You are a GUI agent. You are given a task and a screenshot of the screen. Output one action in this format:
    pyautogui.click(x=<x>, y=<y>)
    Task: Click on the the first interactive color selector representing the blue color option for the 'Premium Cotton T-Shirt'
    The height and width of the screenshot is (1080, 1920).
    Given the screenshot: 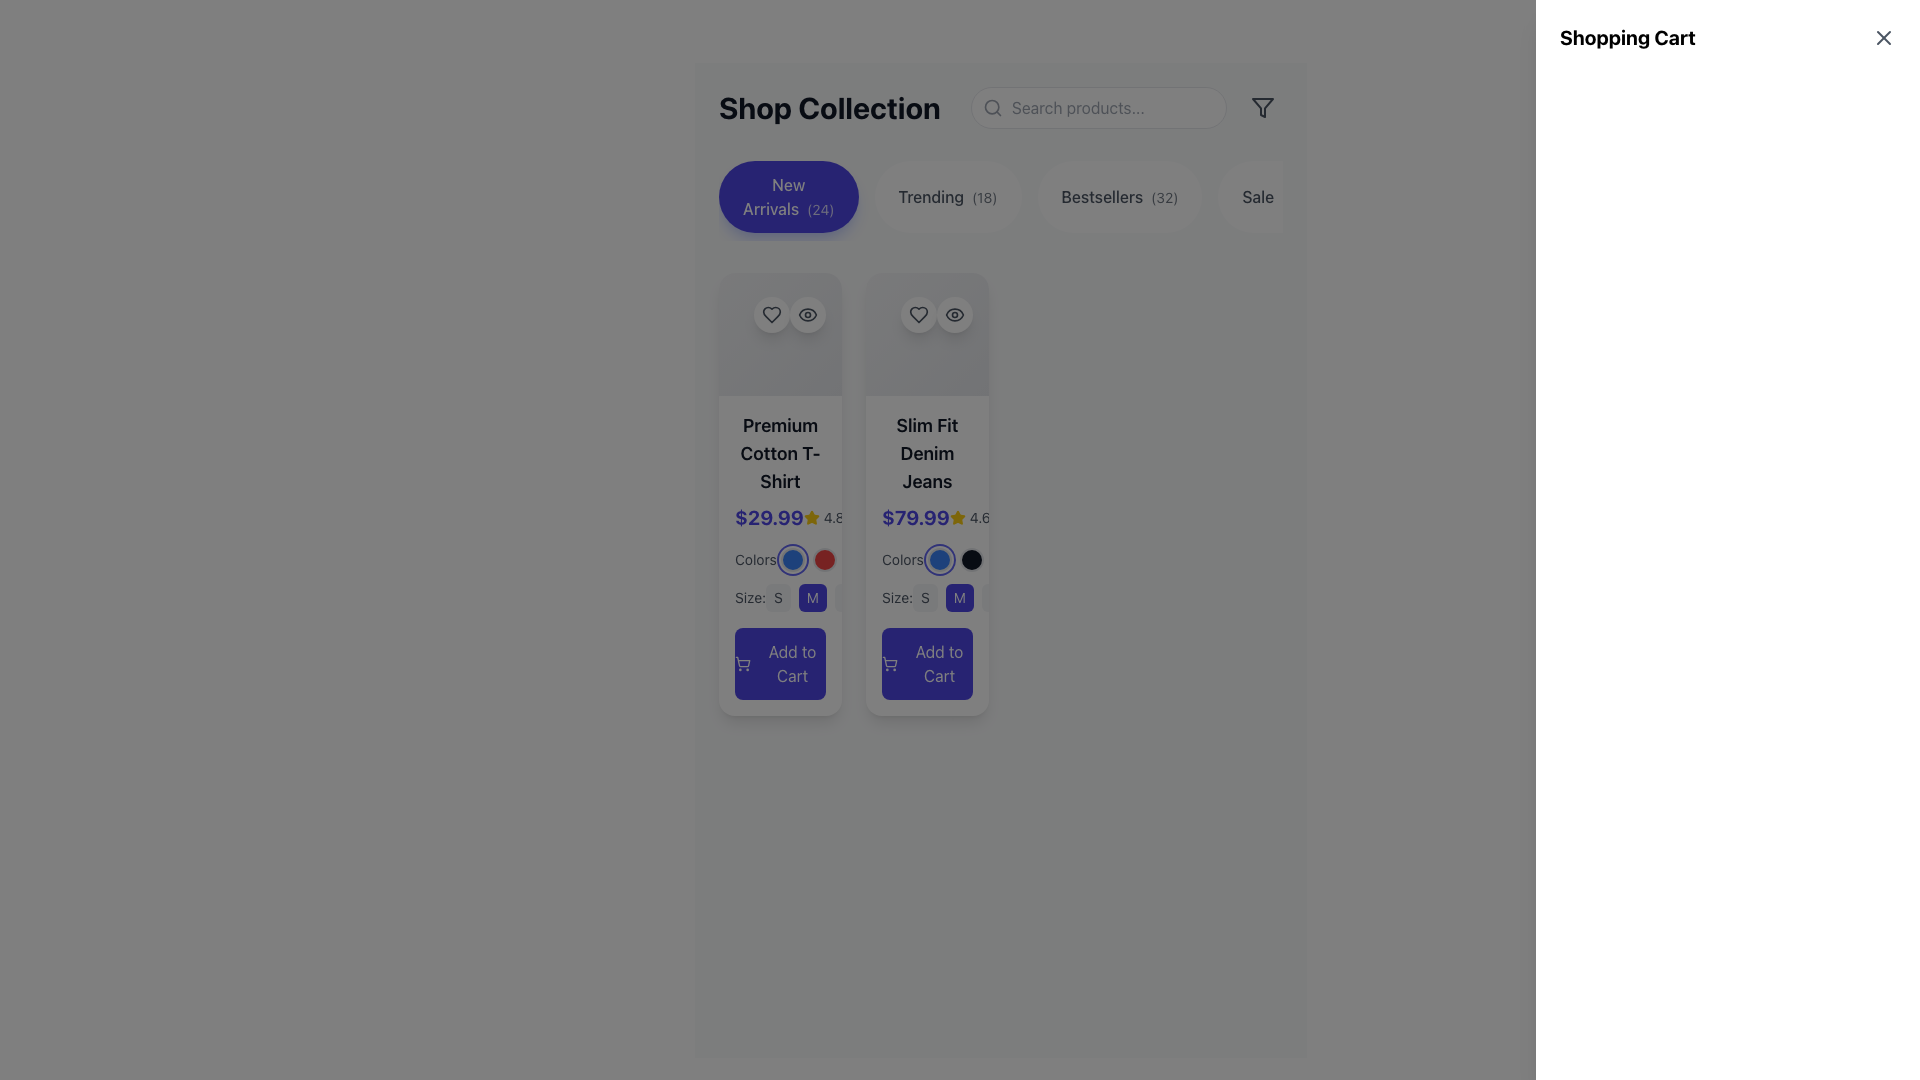 What is the action you would take?
    pyautogui.click(x=779, y=559)
    